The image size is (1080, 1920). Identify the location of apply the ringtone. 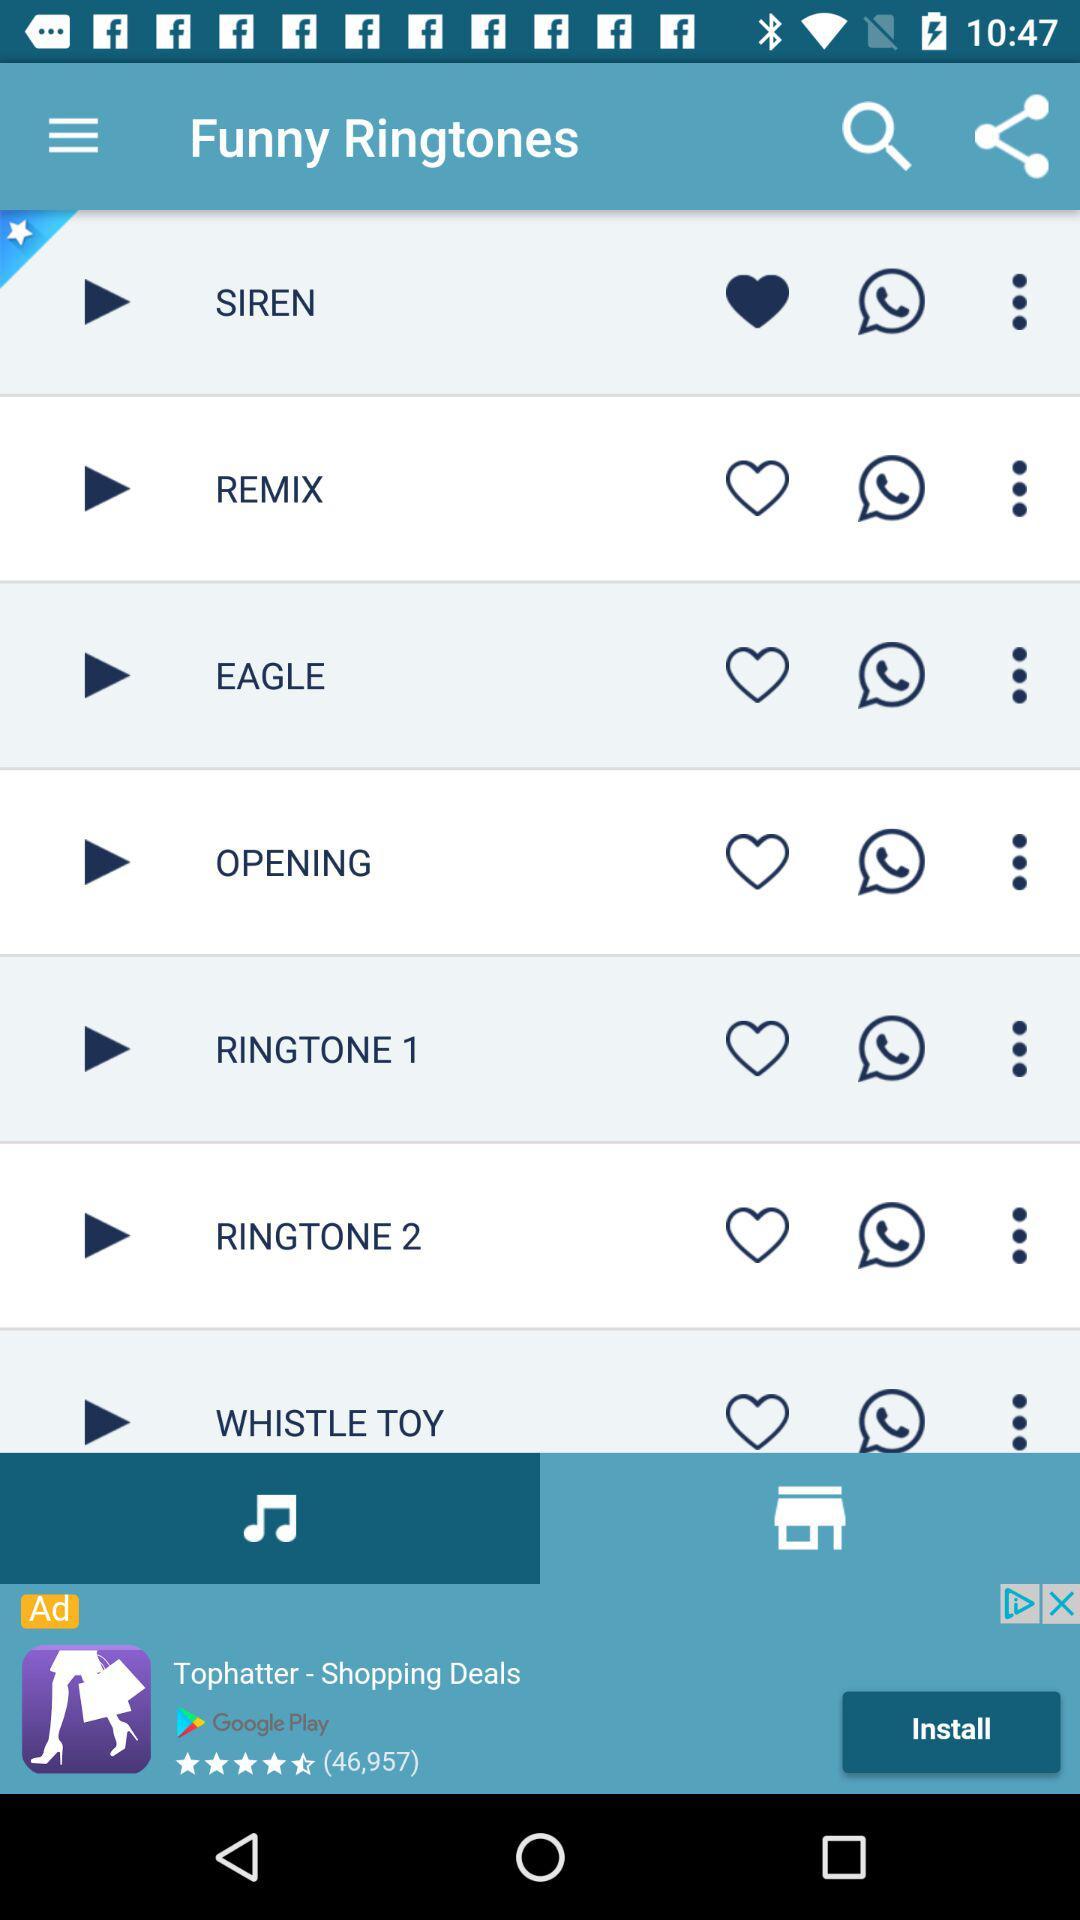
(890, 1047).